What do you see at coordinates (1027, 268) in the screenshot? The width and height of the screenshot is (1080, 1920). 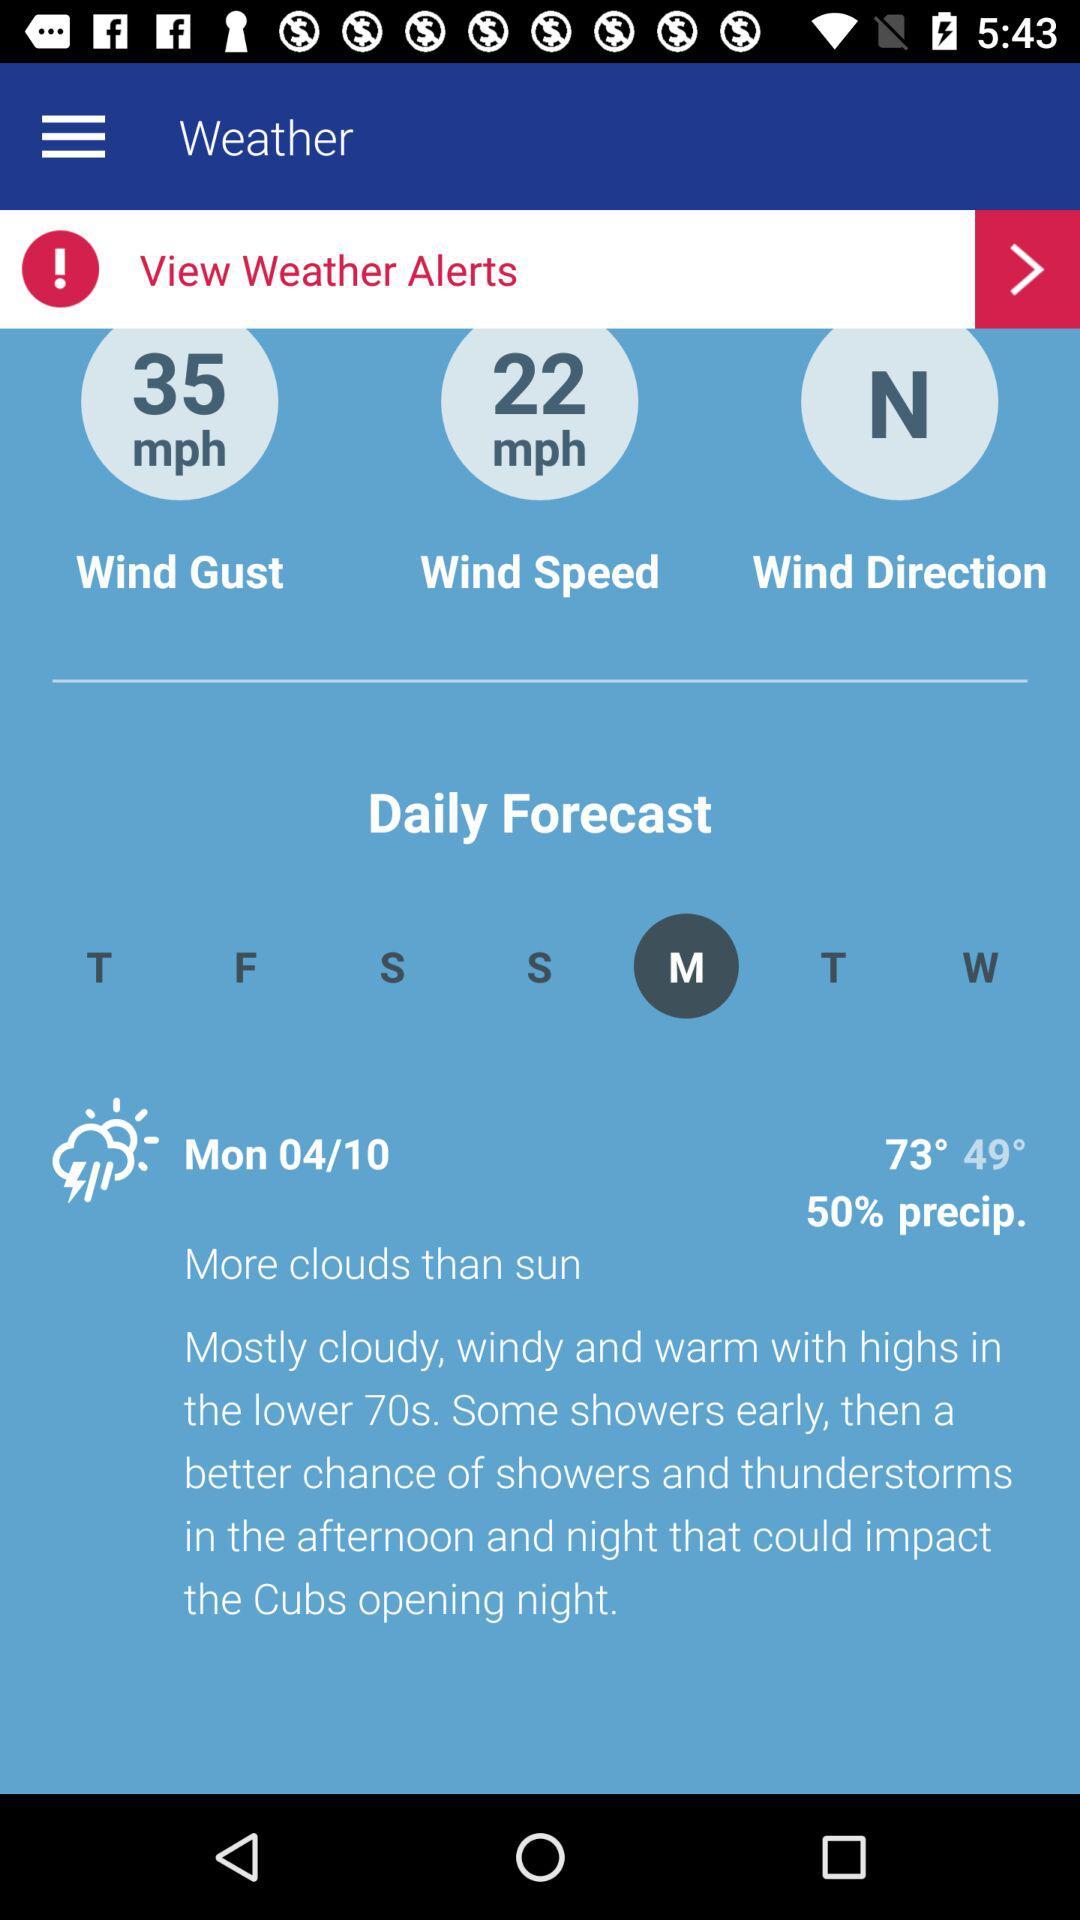 I see `the button` at bounding box center [1027, 268].